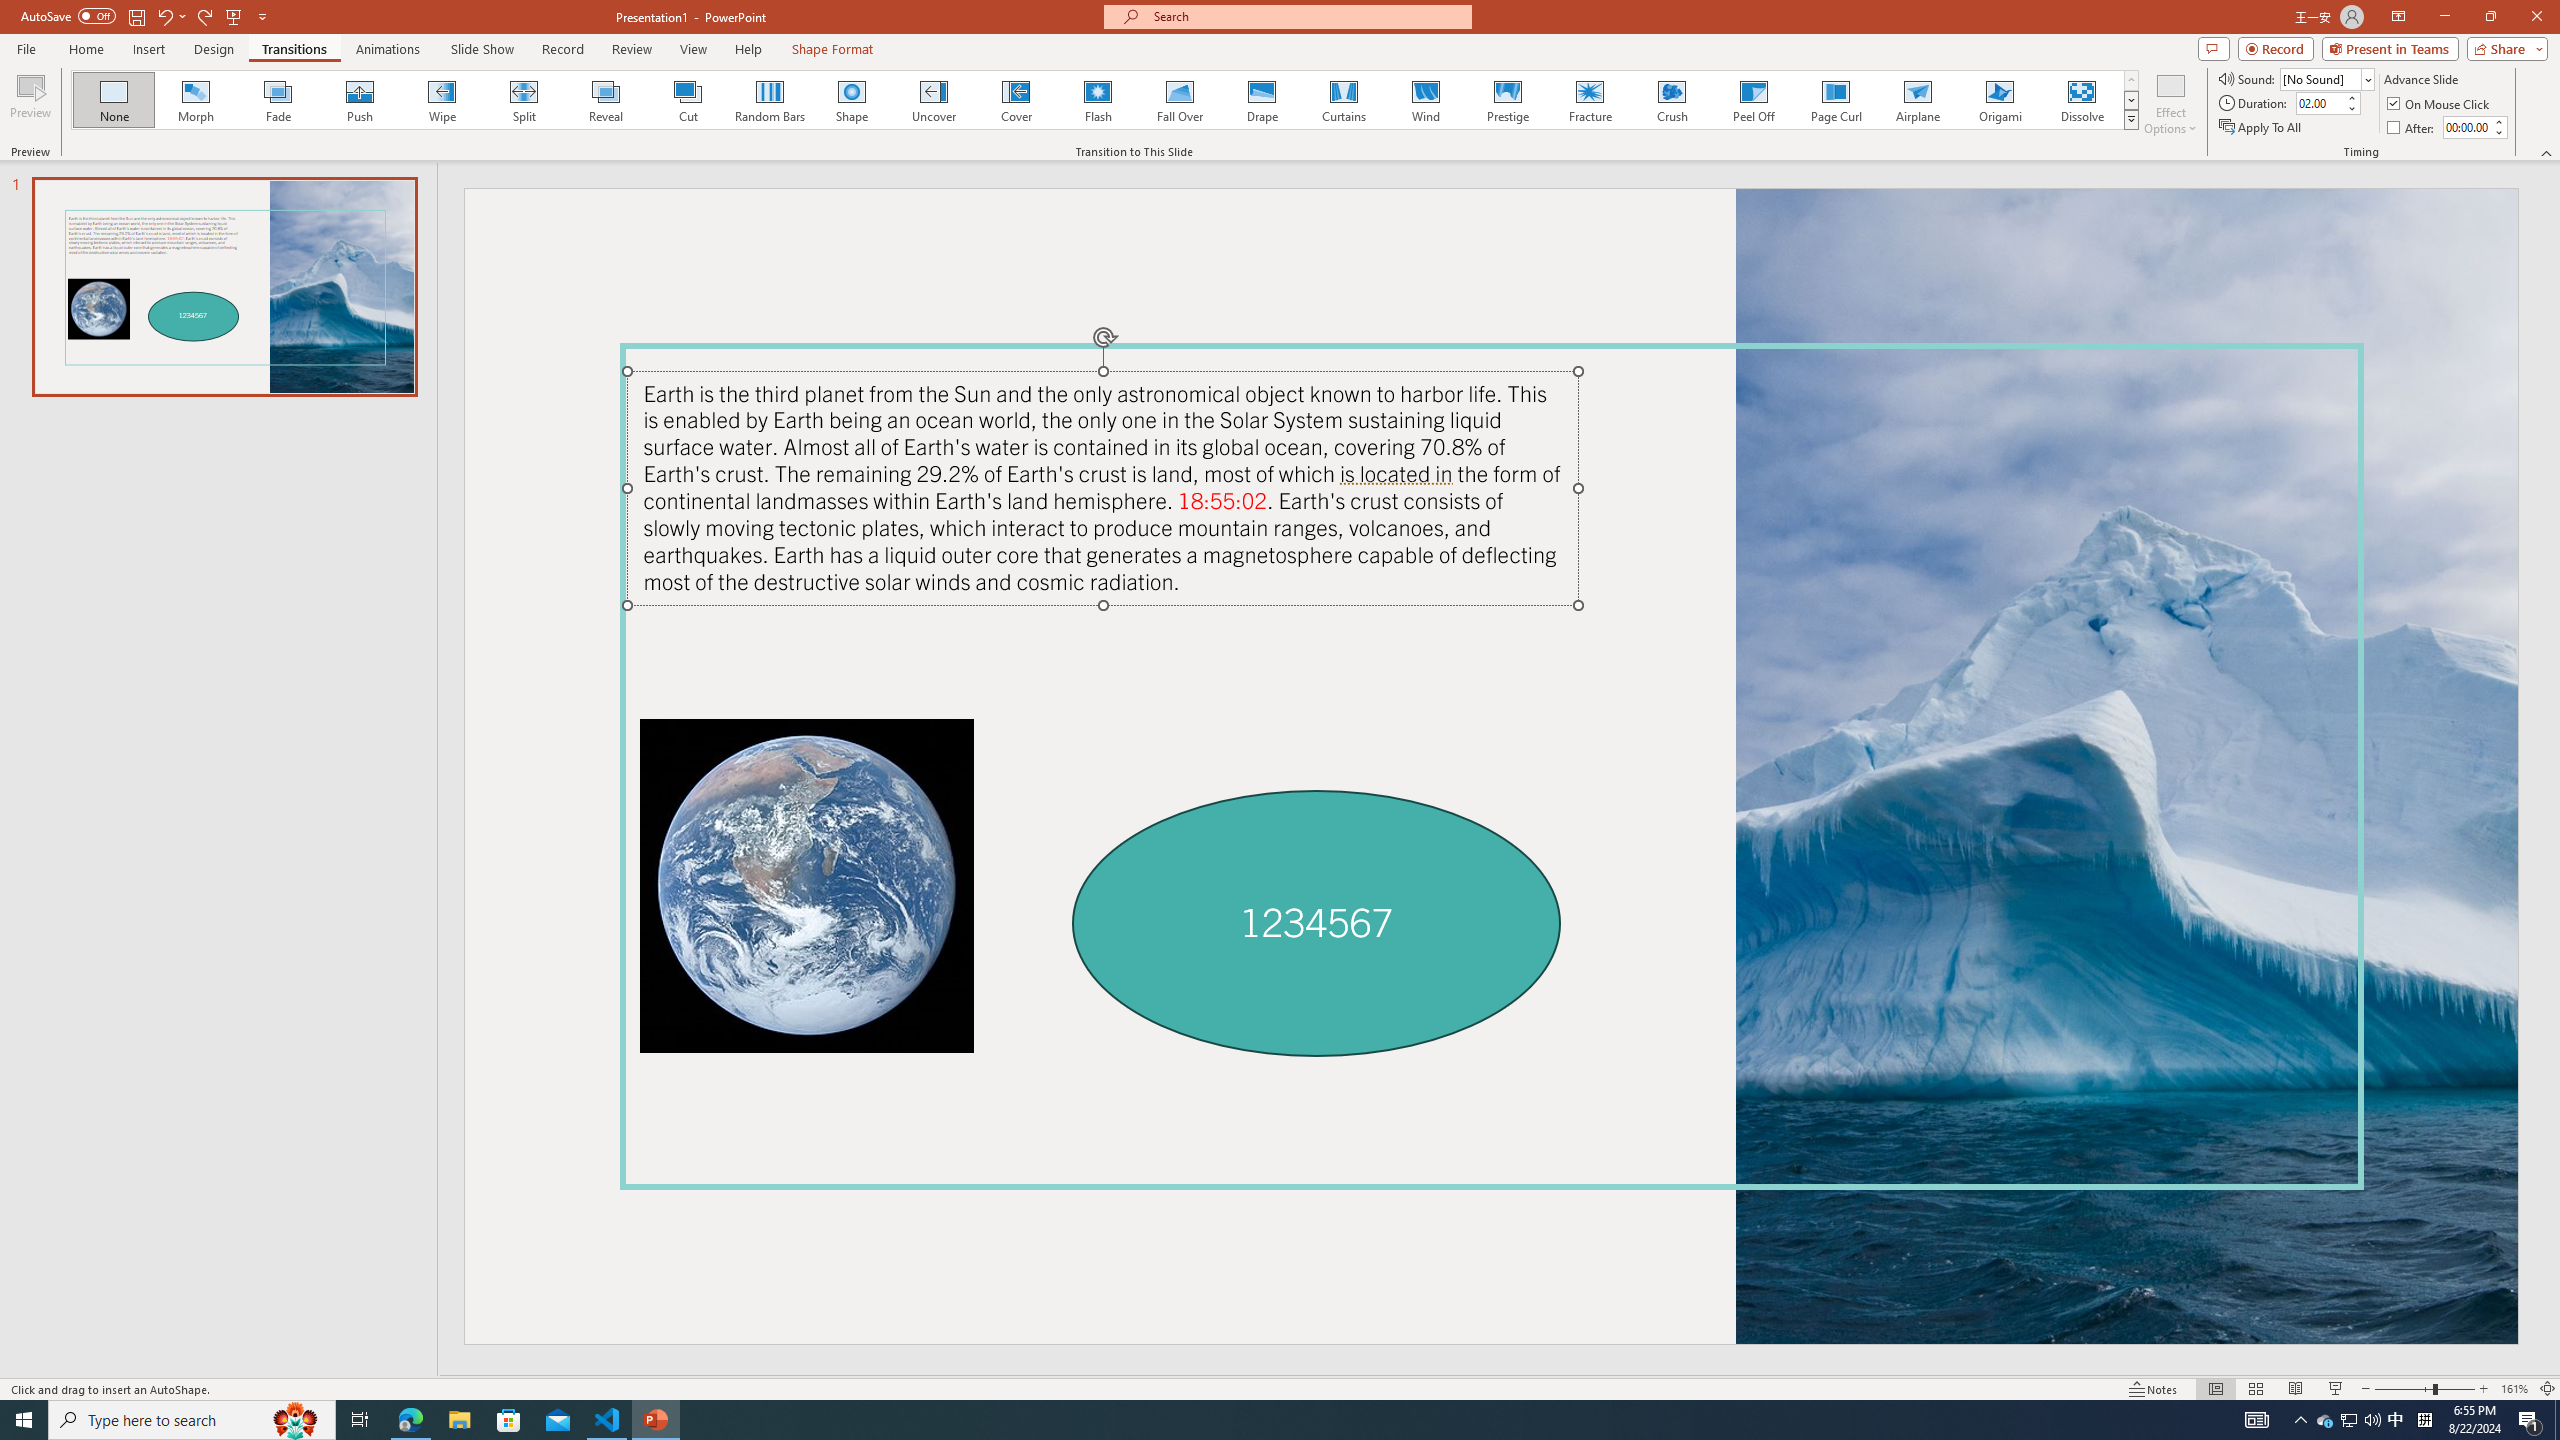  Describe the element at coordinates (441, 99) in the screenshot. I see `'Wipe'` at that location.